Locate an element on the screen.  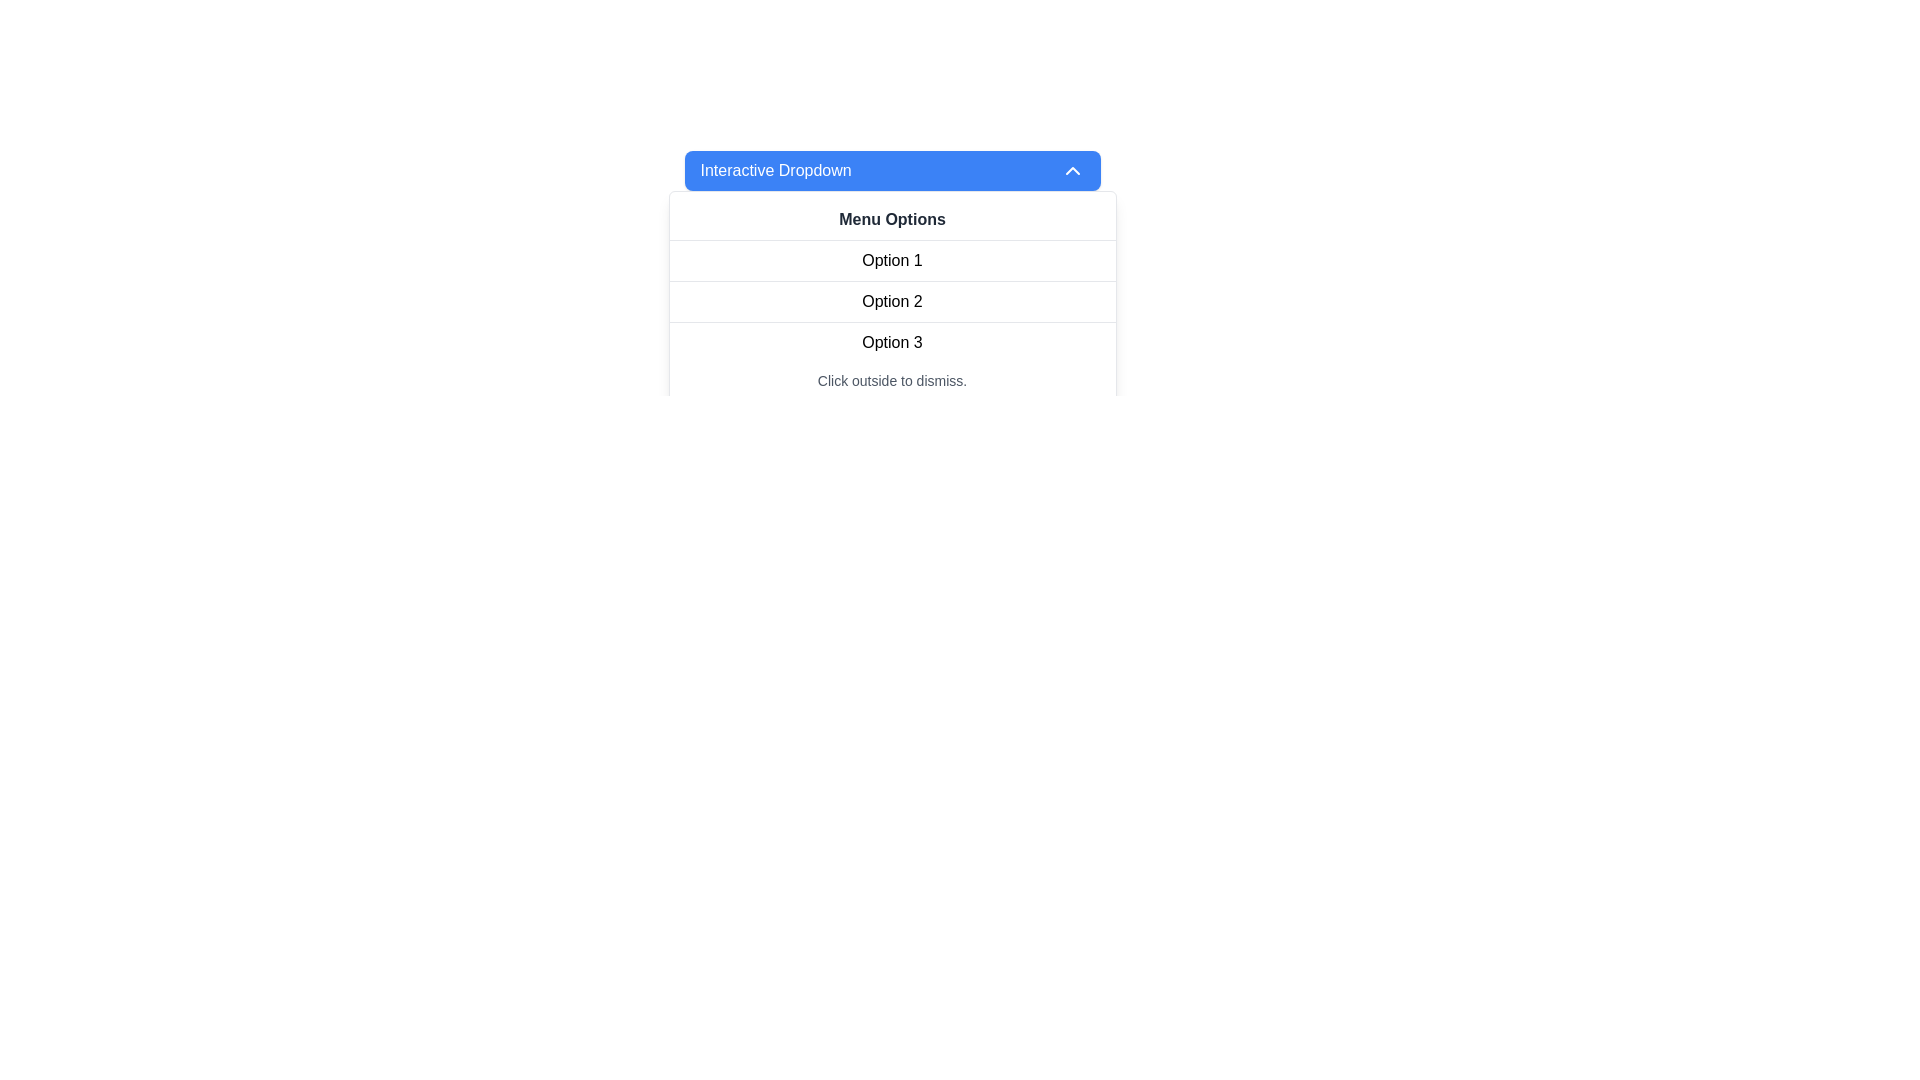
the first button labeled 'Option 1' within the dropdown menu titled 'Interactive Dropdown' is located at coordinates (891, 260).